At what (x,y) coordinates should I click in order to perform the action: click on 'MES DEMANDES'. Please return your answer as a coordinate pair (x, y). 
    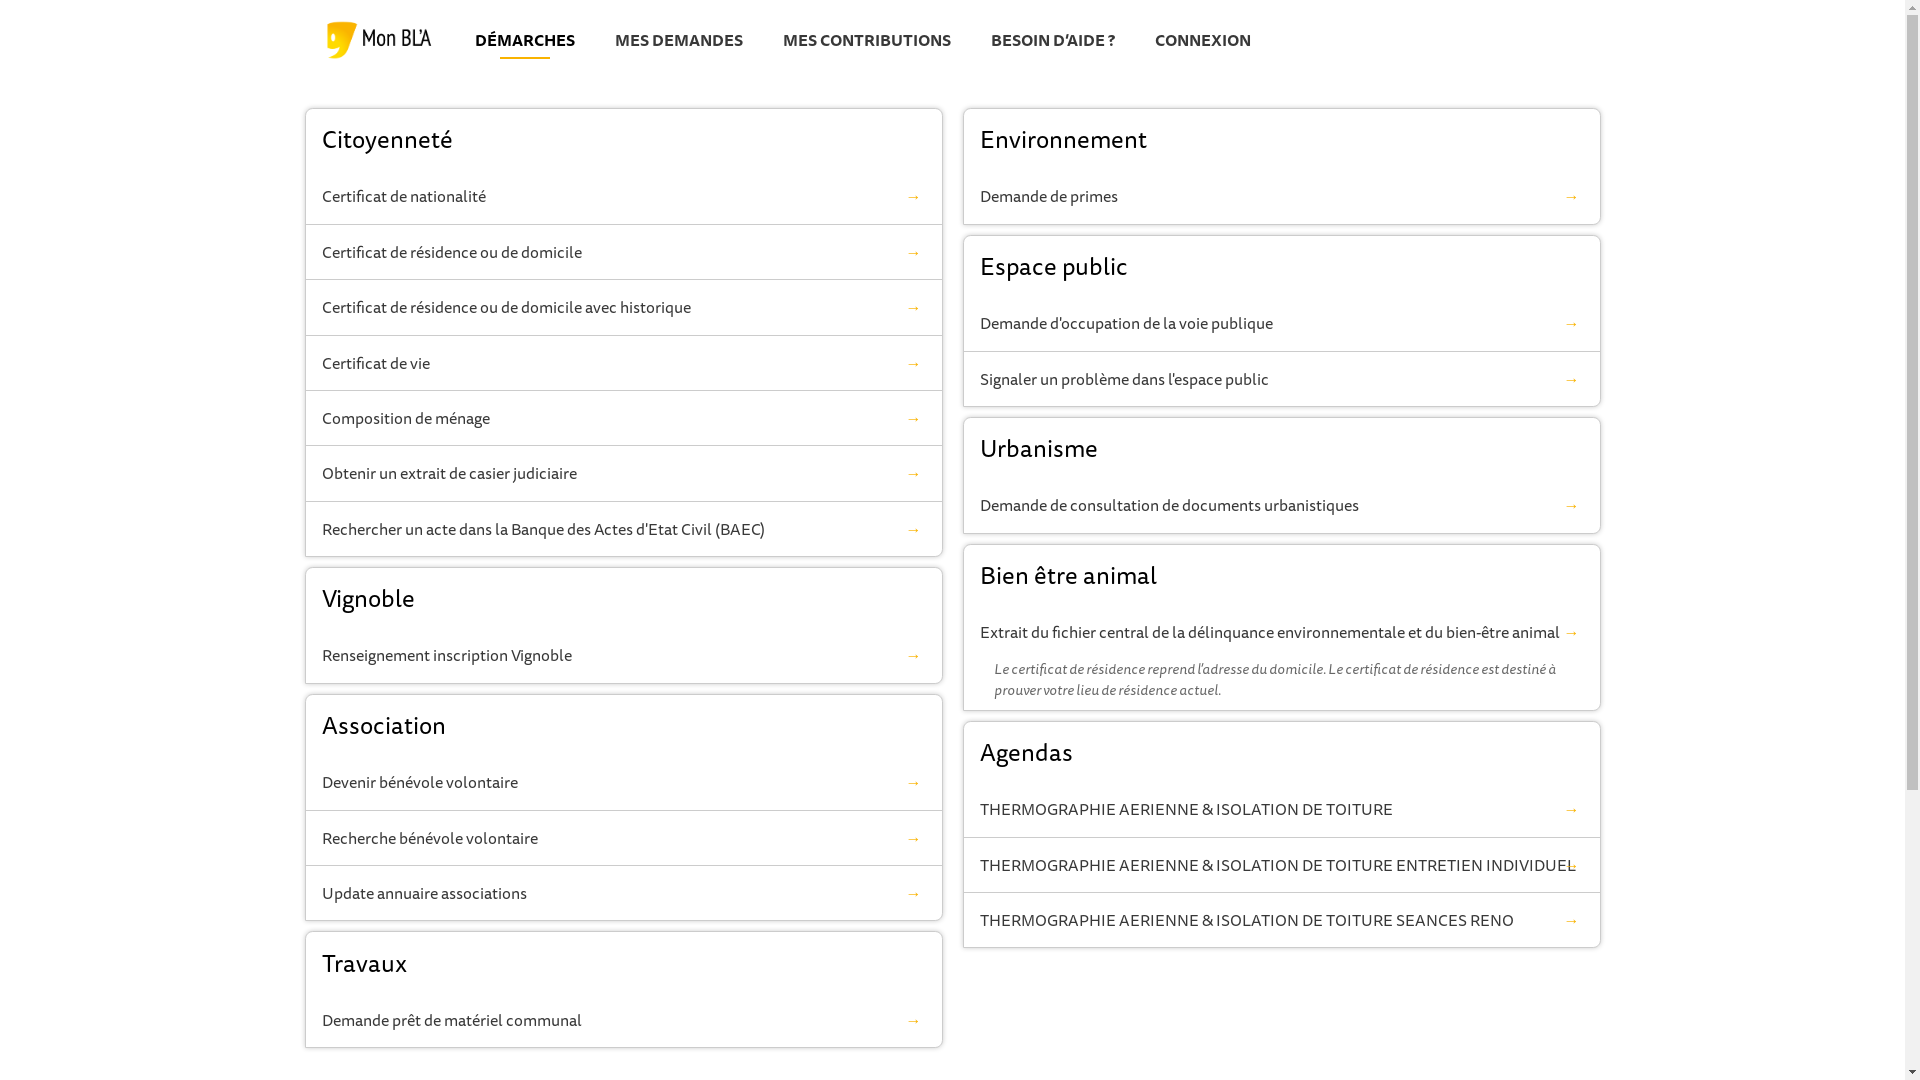
    Looking at the image, I should click on (677, 43).